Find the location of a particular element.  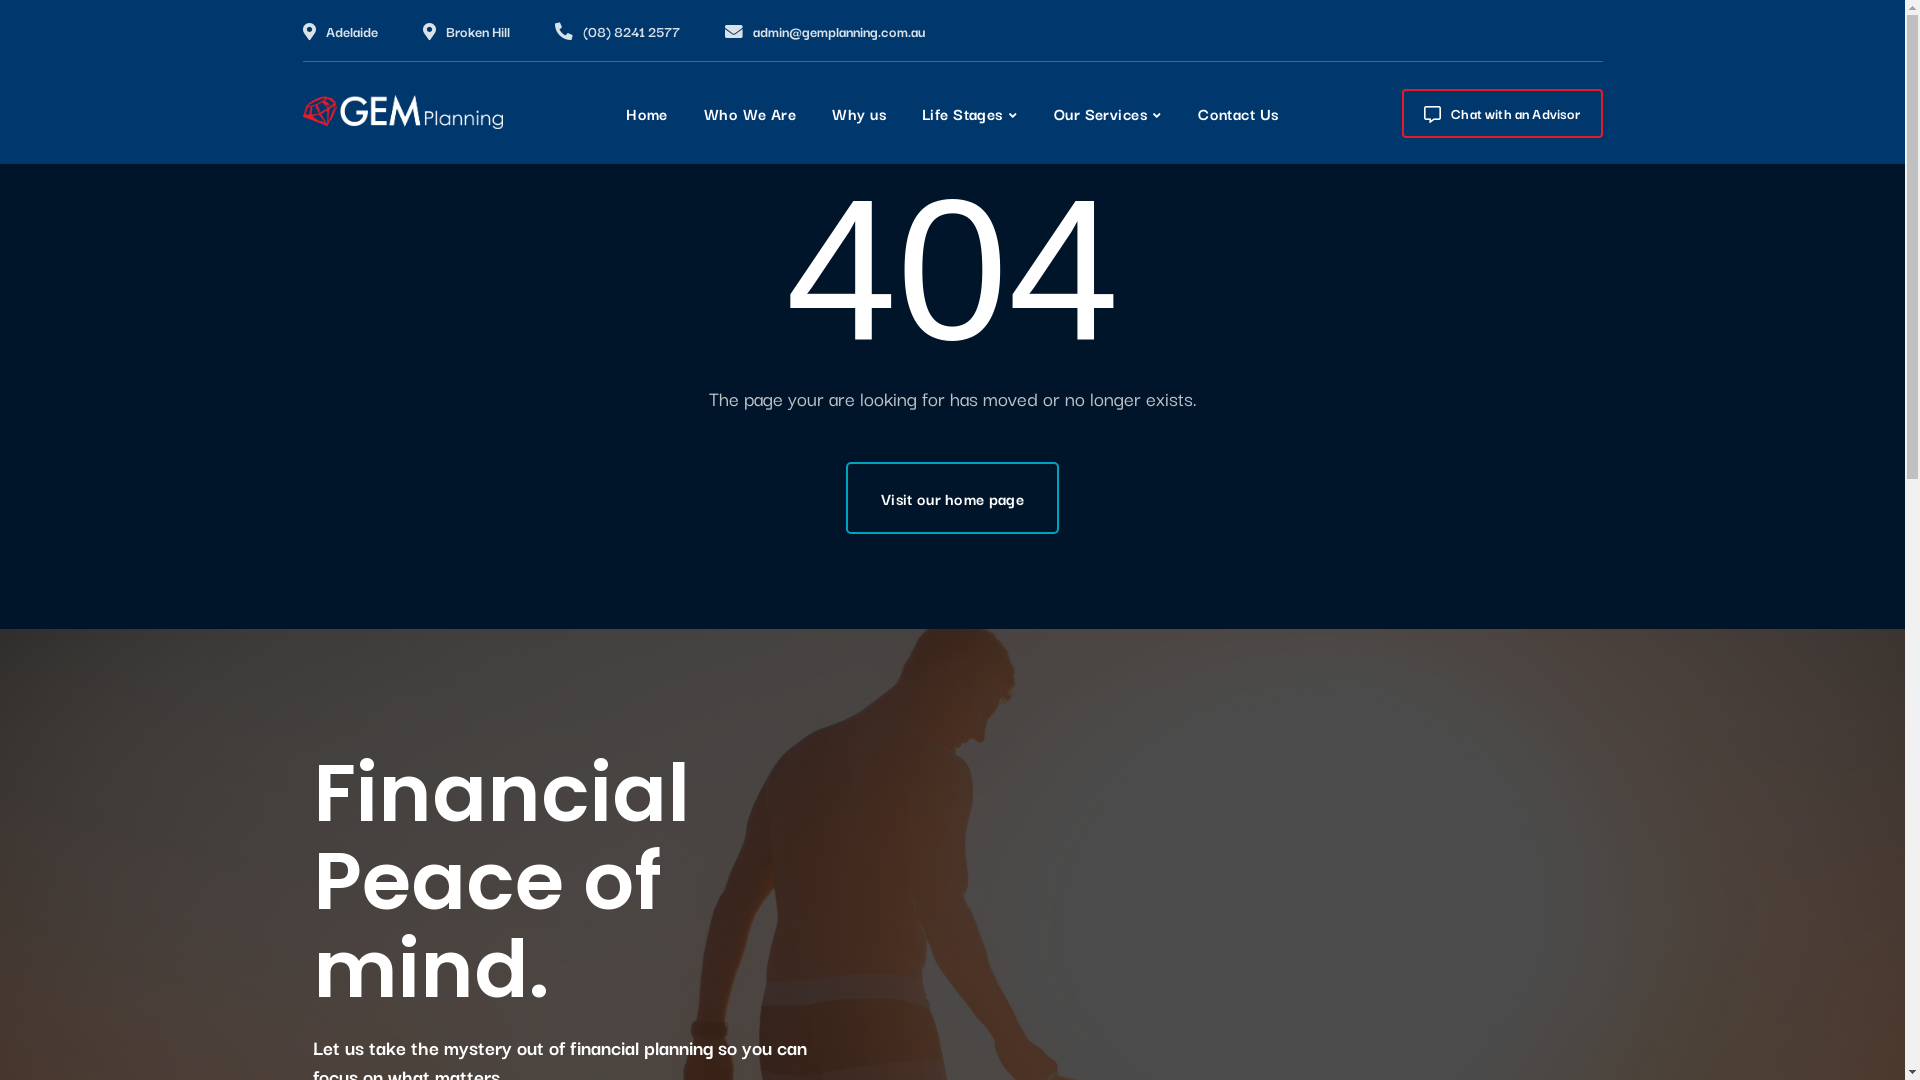

'Life Stages' is located at coordinates (969, 112).